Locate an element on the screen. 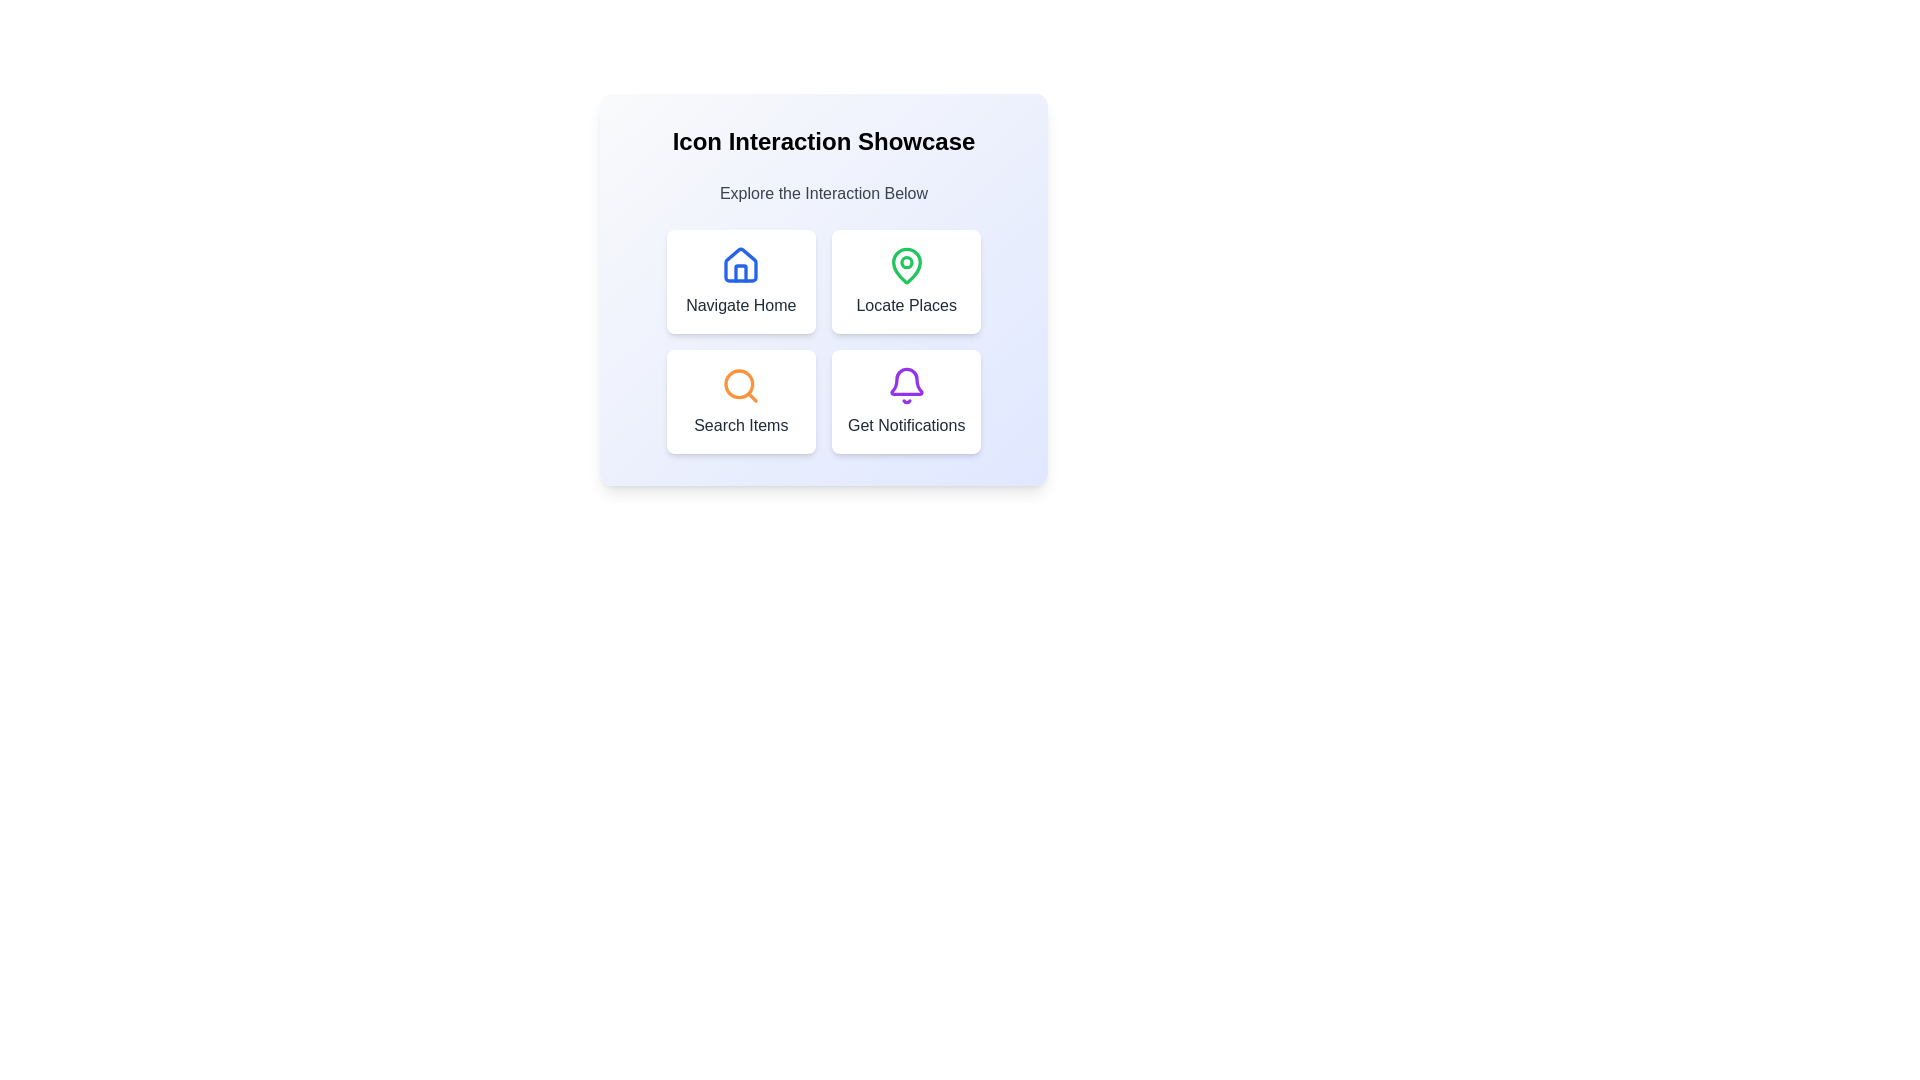 This screenshot has width=1920, height=1080. the Text Label that describes the location-related interactive component, positioned below the location pin icon in the second card of the top row in a grid layout is located at coordinates (905, 305).